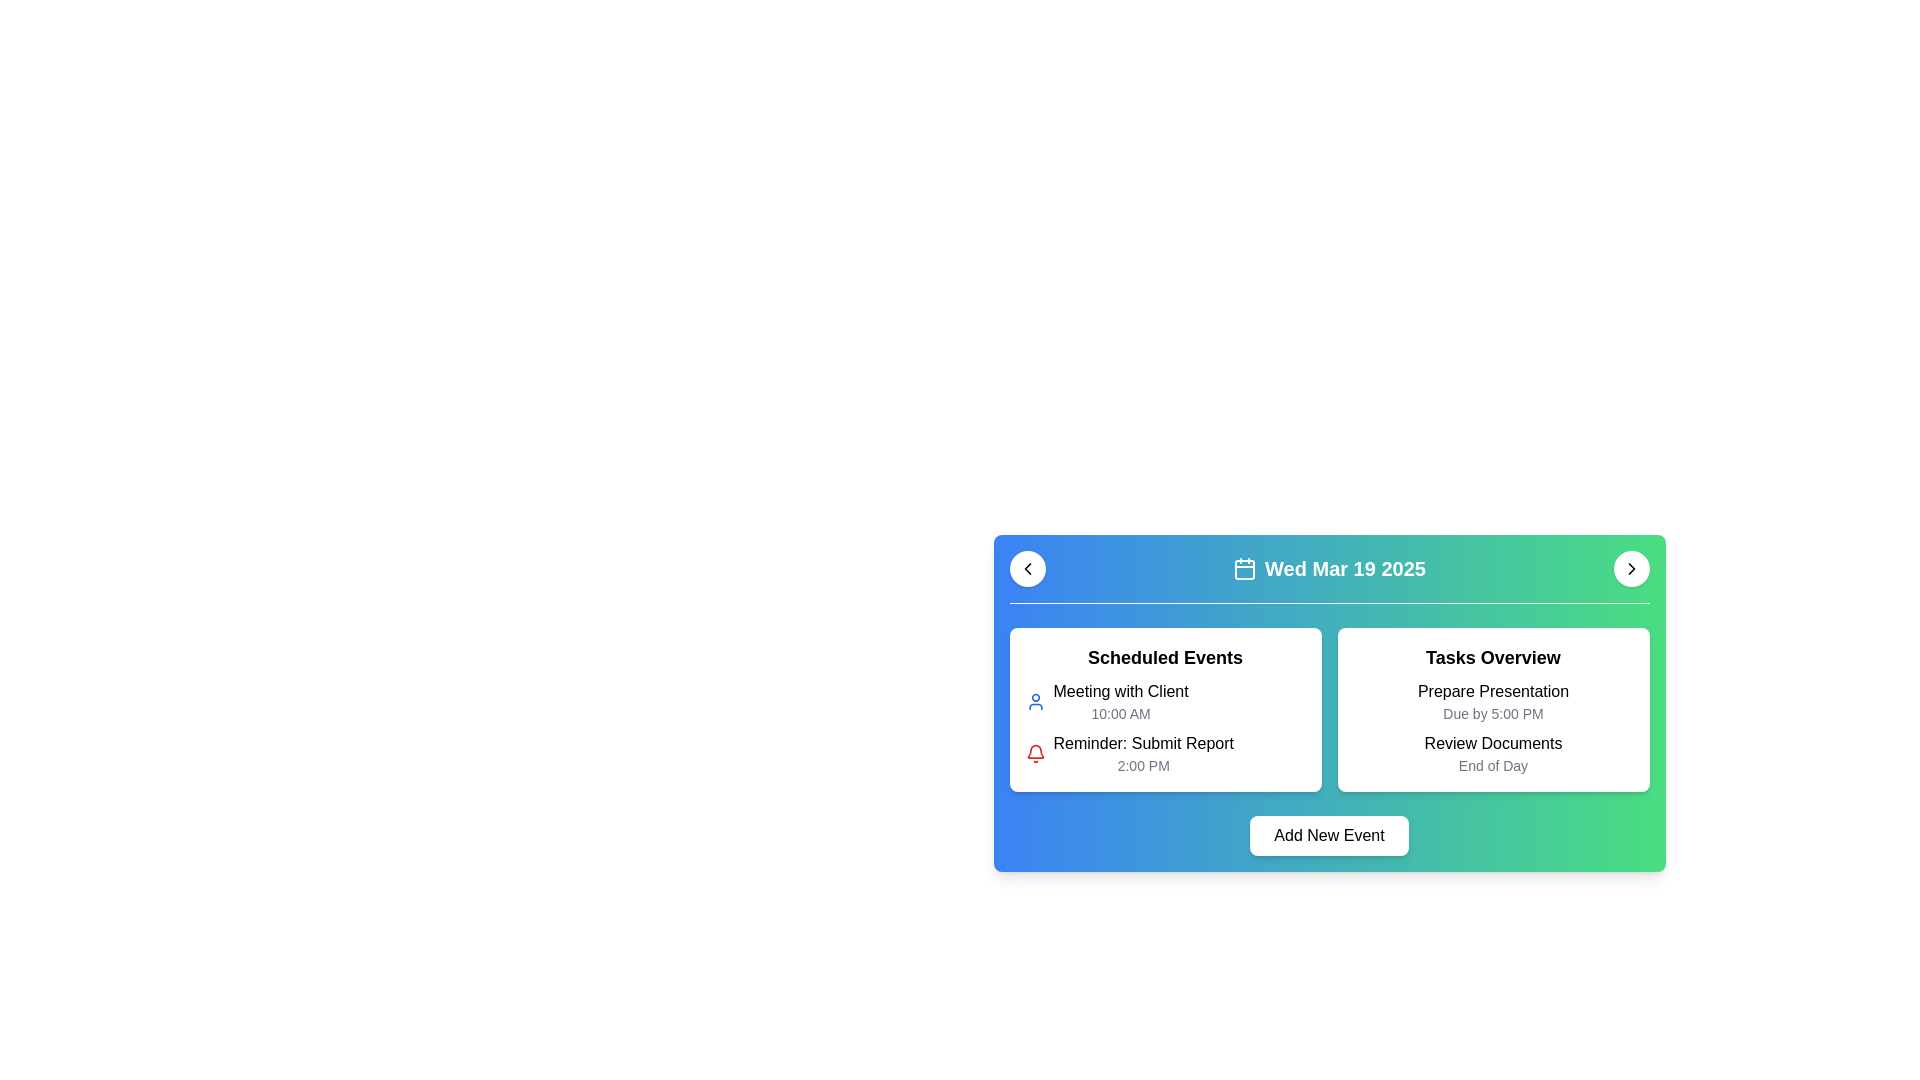  What do you see at coordinates (1165, 753) in the screenshot?
I see `the scheduled task reminder element, which contains an icon and text, located below 'Meeting with Client' in the 'Scheduled Events' section` at bounding box center [1165, 753].